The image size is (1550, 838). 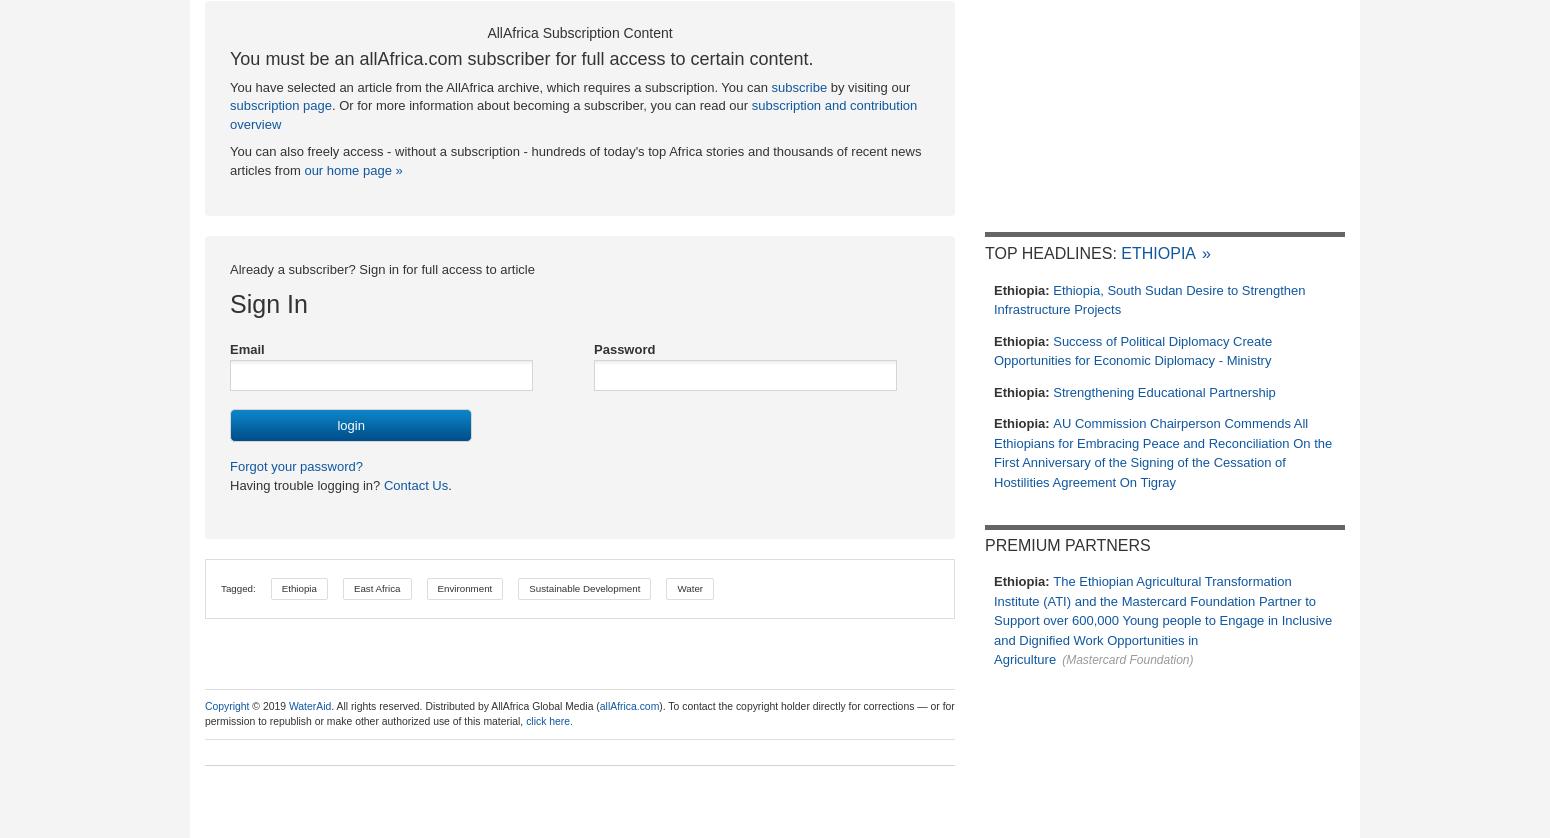 What do you see at coordinates (993, 620) in the screenshot?
I see `'The Ethiopian Agricultural Transformation Institute (ATI) and the Mastercard Foundation Partner to Support over 600,000 Young people to Engage in Inclusive and Dignified Work Opportunities in Agriculture'` at bounding box center [993, 620].